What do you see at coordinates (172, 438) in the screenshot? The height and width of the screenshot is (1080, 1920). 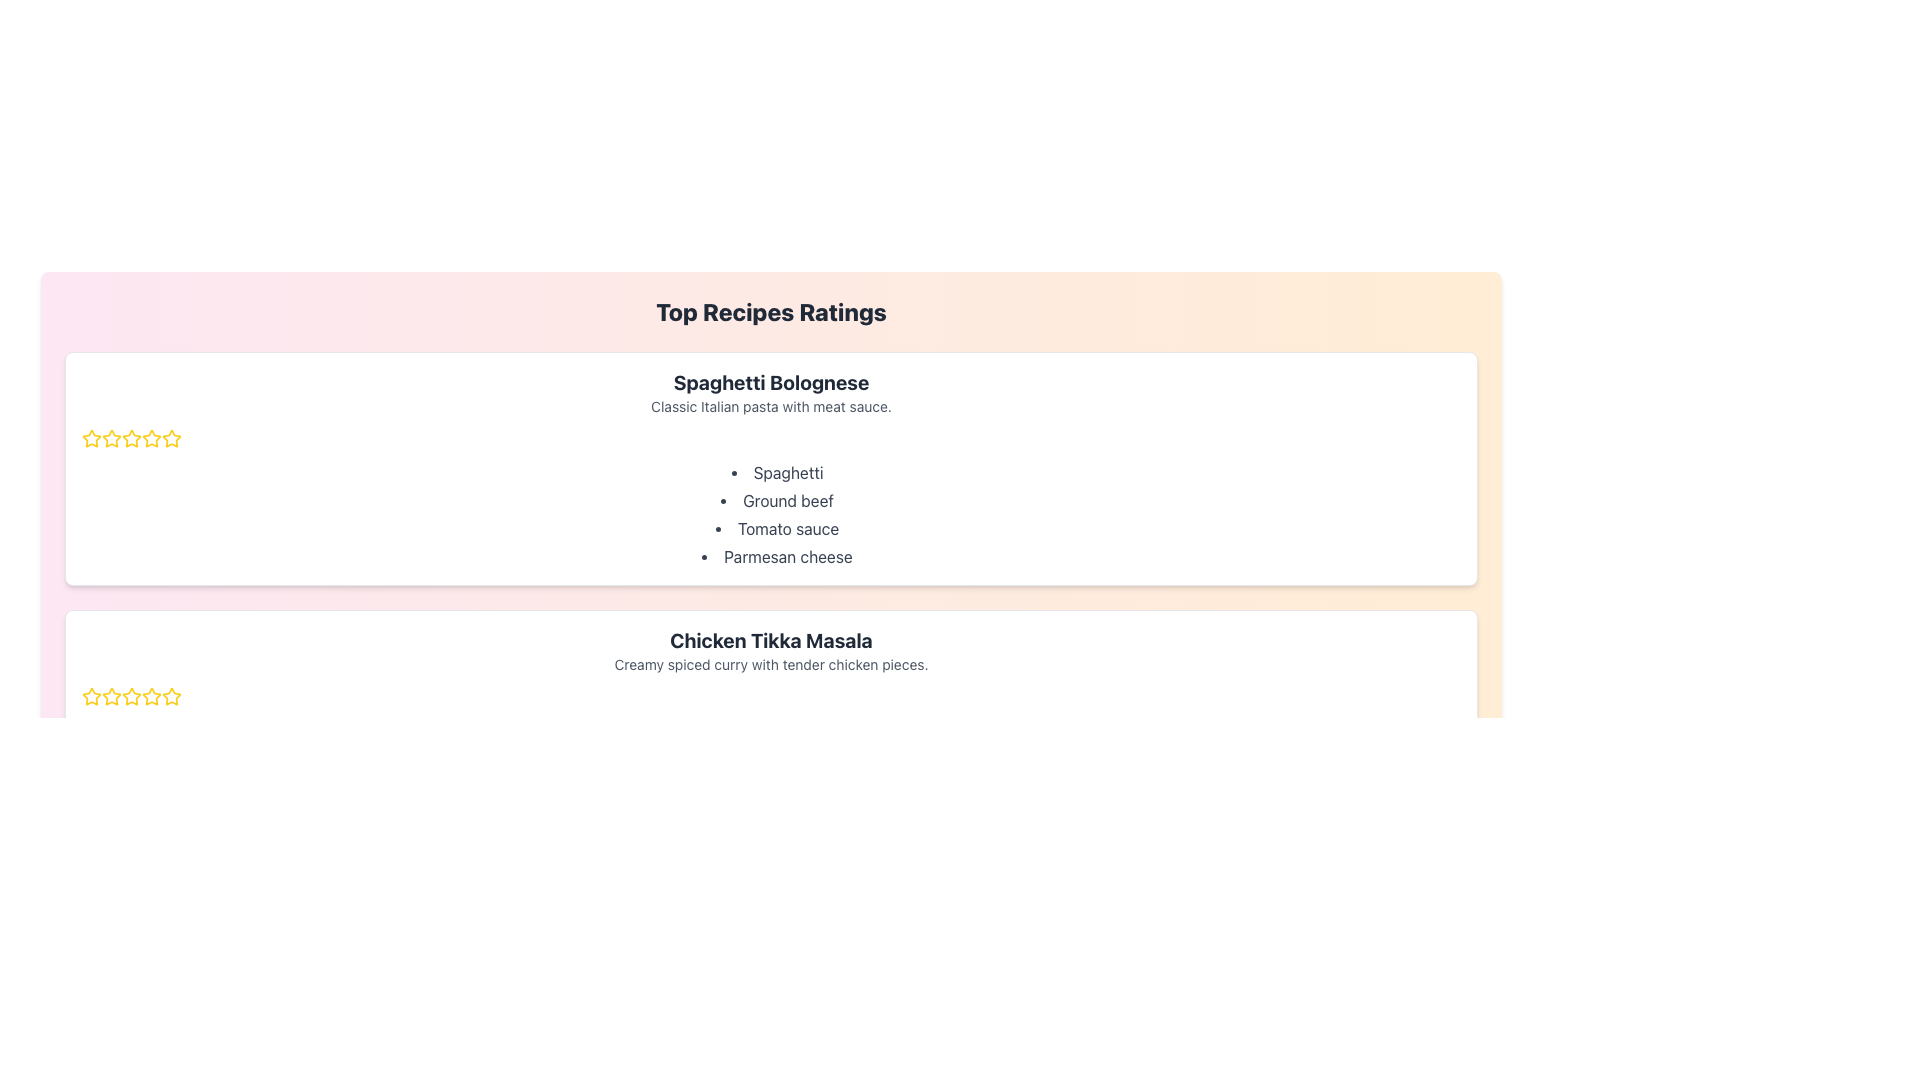 I see `the fifth rating star SVG icon` at bounding box center [172, 438].